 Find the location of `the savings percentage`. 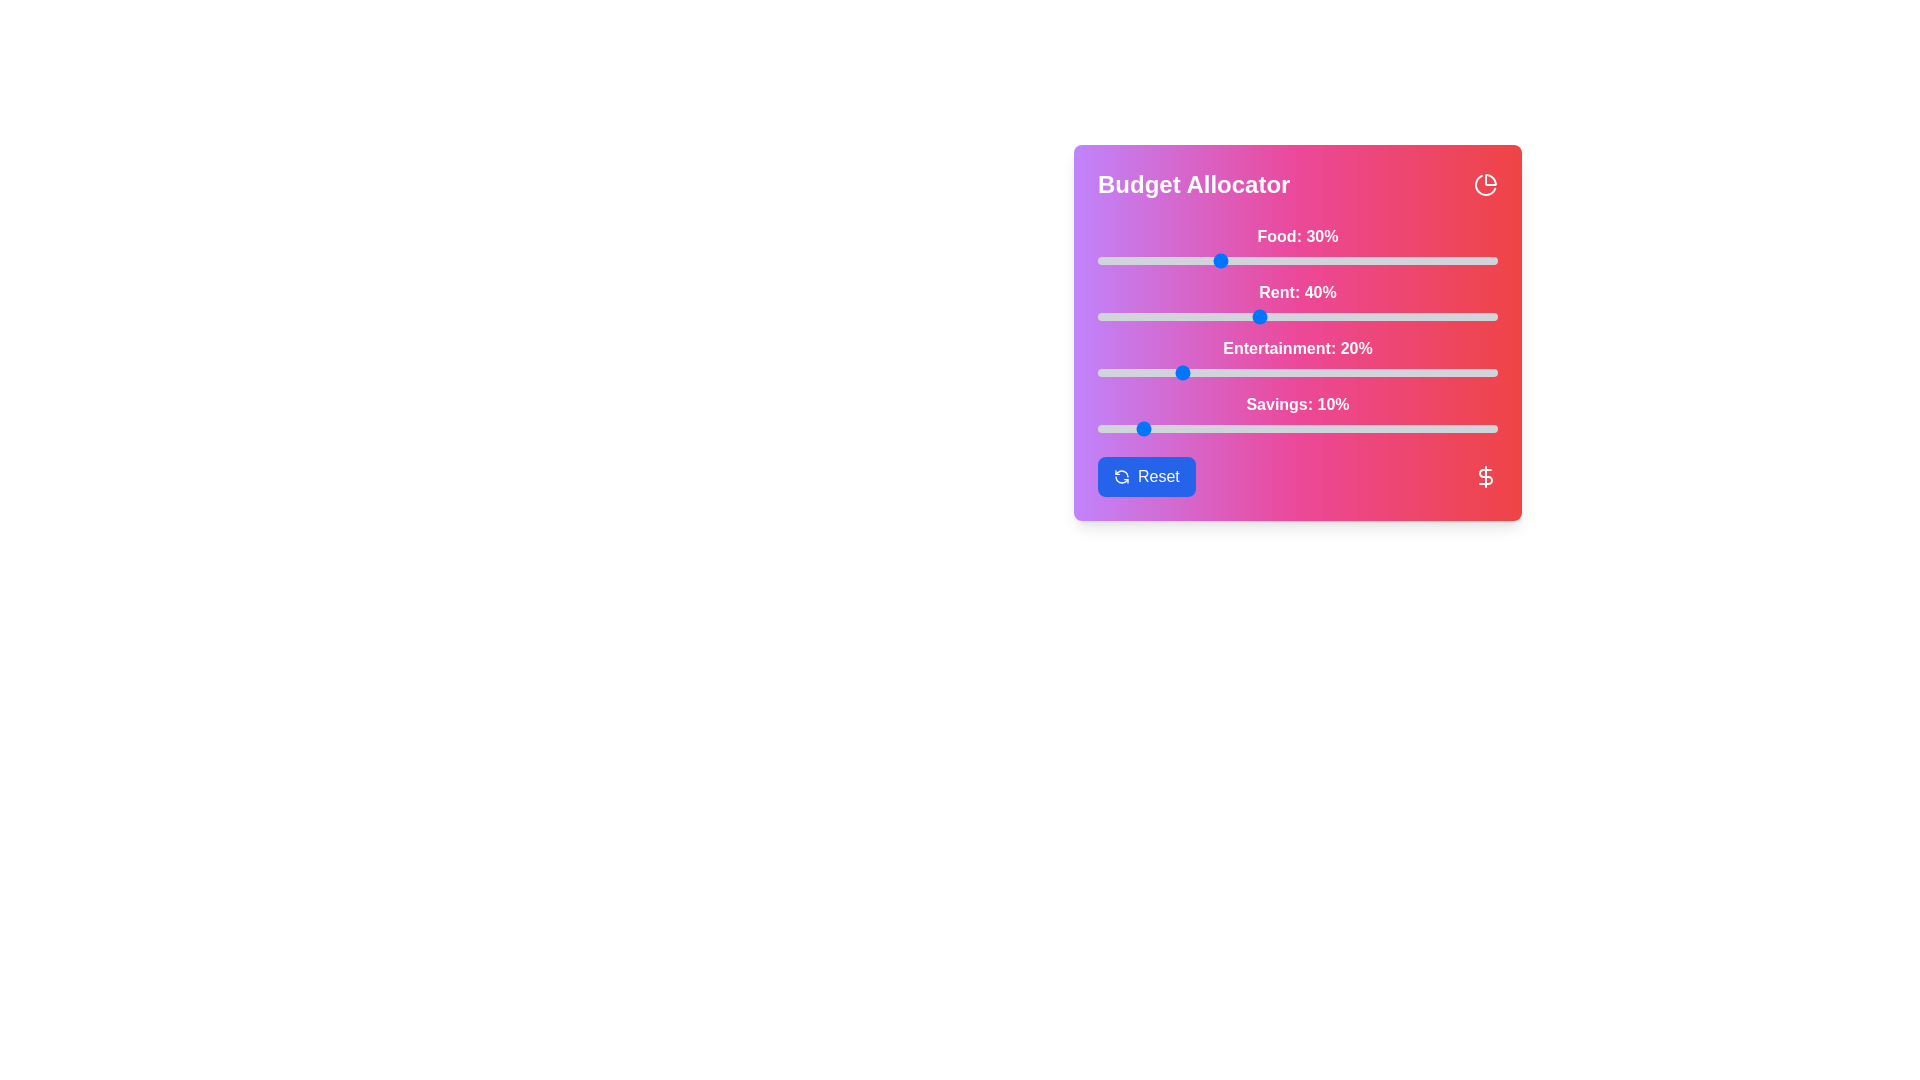

the savings percentage is located at coordinates (1276, 427).